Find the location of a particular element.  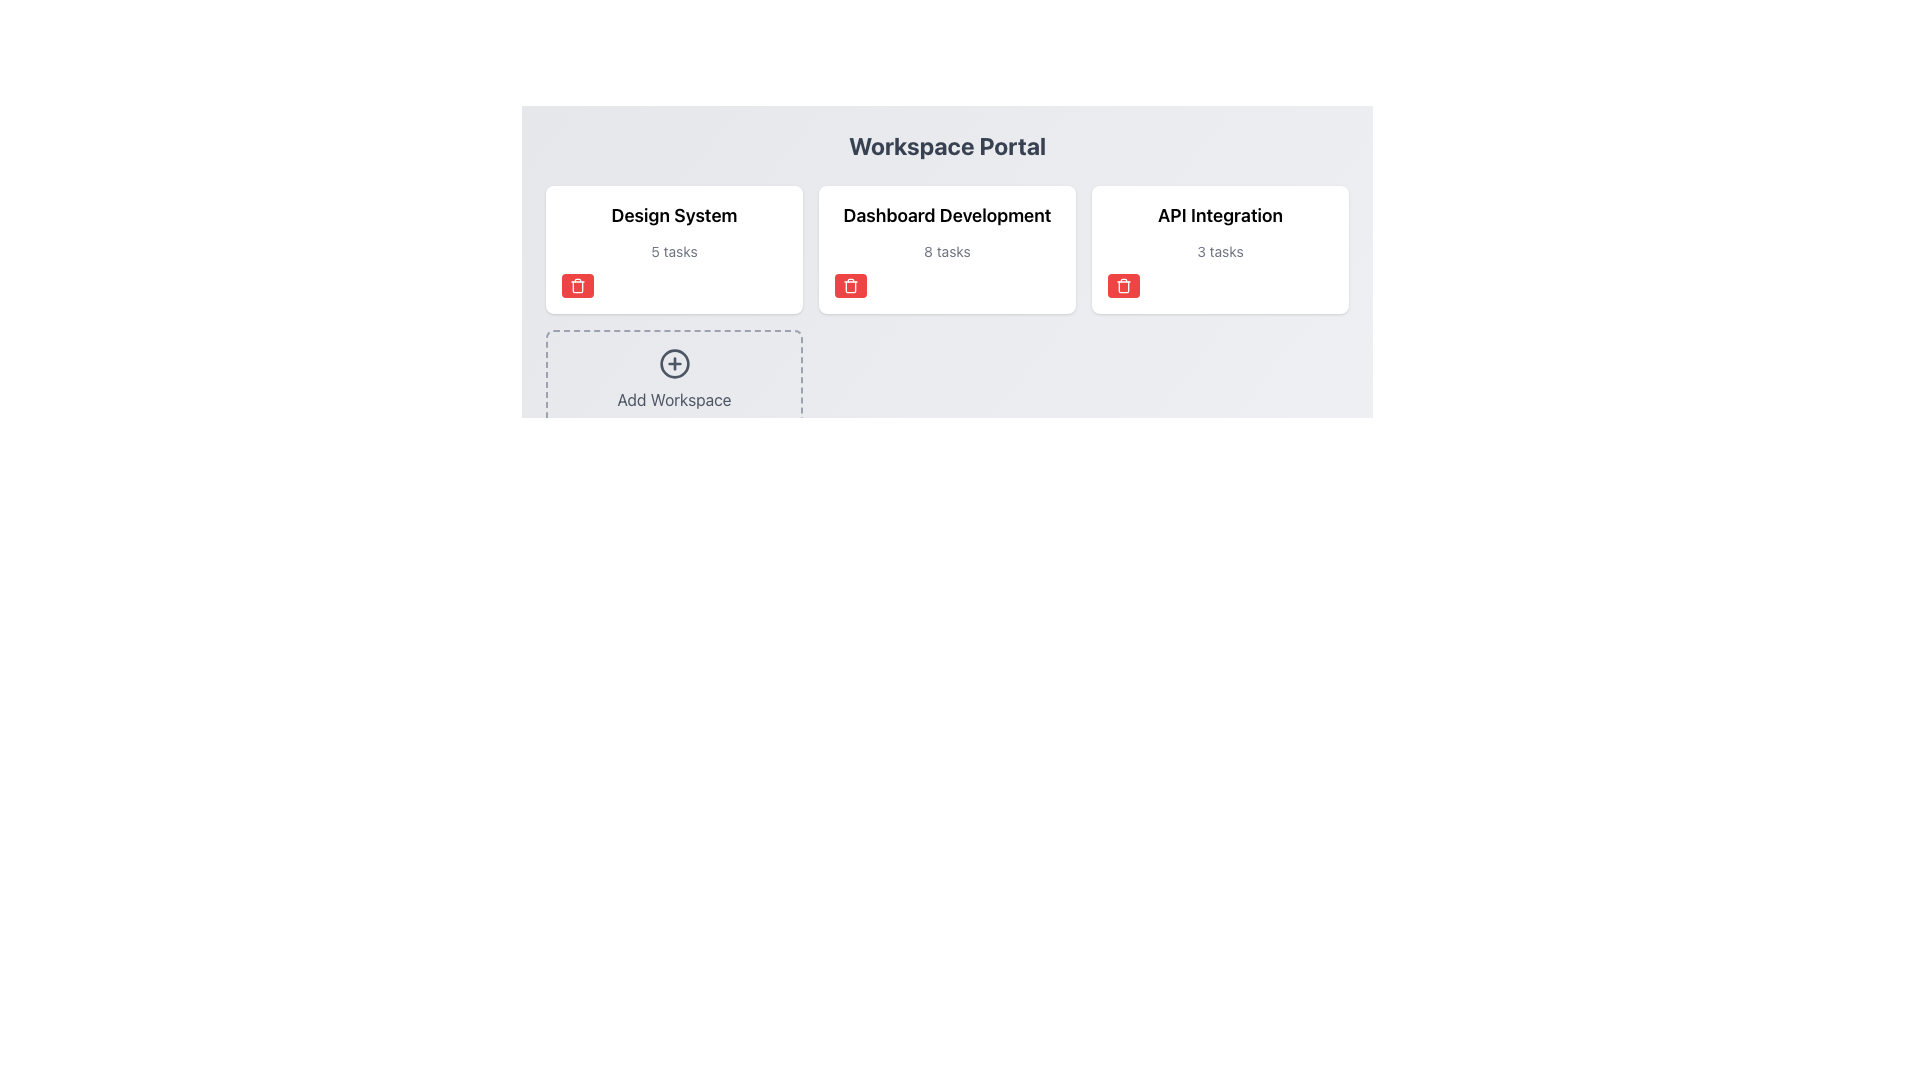

the trash icon with a red square background located at the top left corner of the delete button to initiate a delete action is located at coordinates (576, 285).